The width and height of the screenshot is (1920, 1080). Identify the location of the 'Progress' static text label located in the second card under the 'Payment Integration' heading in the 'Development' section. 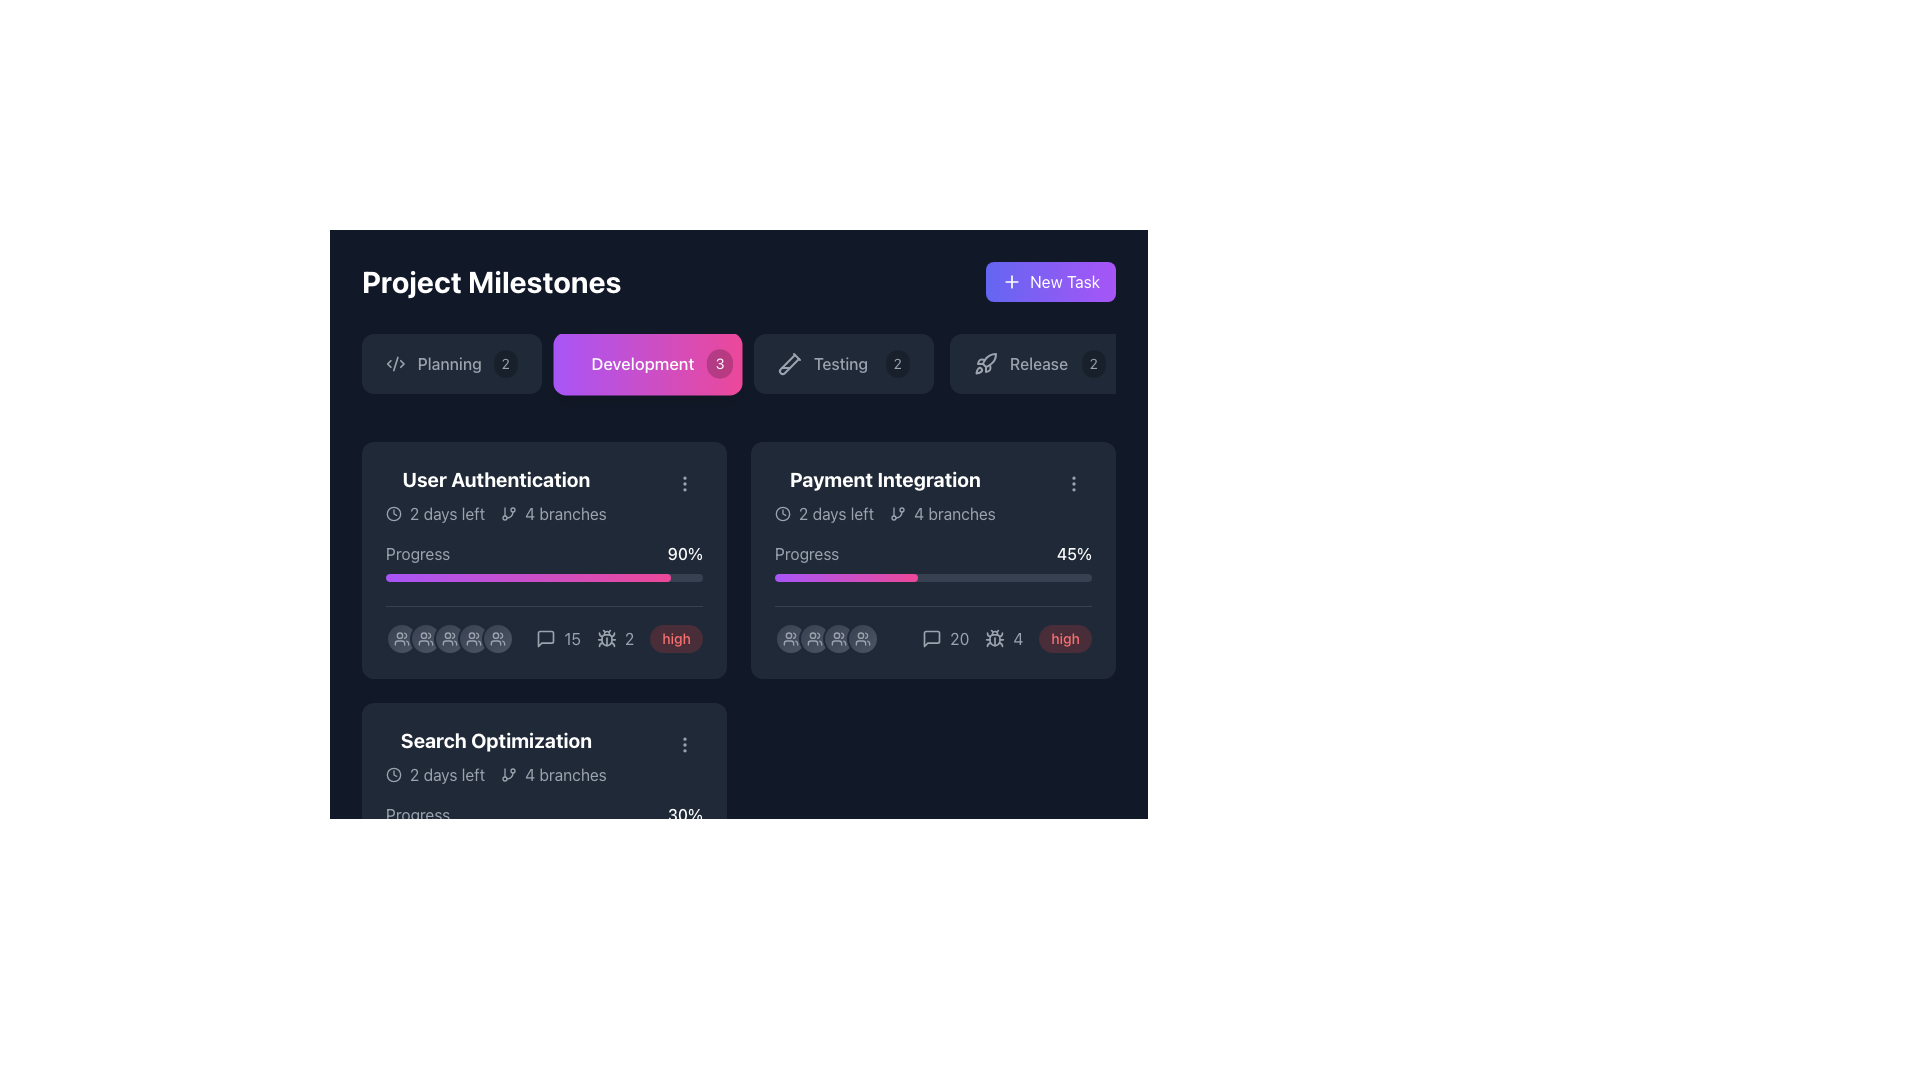
(807, 554).